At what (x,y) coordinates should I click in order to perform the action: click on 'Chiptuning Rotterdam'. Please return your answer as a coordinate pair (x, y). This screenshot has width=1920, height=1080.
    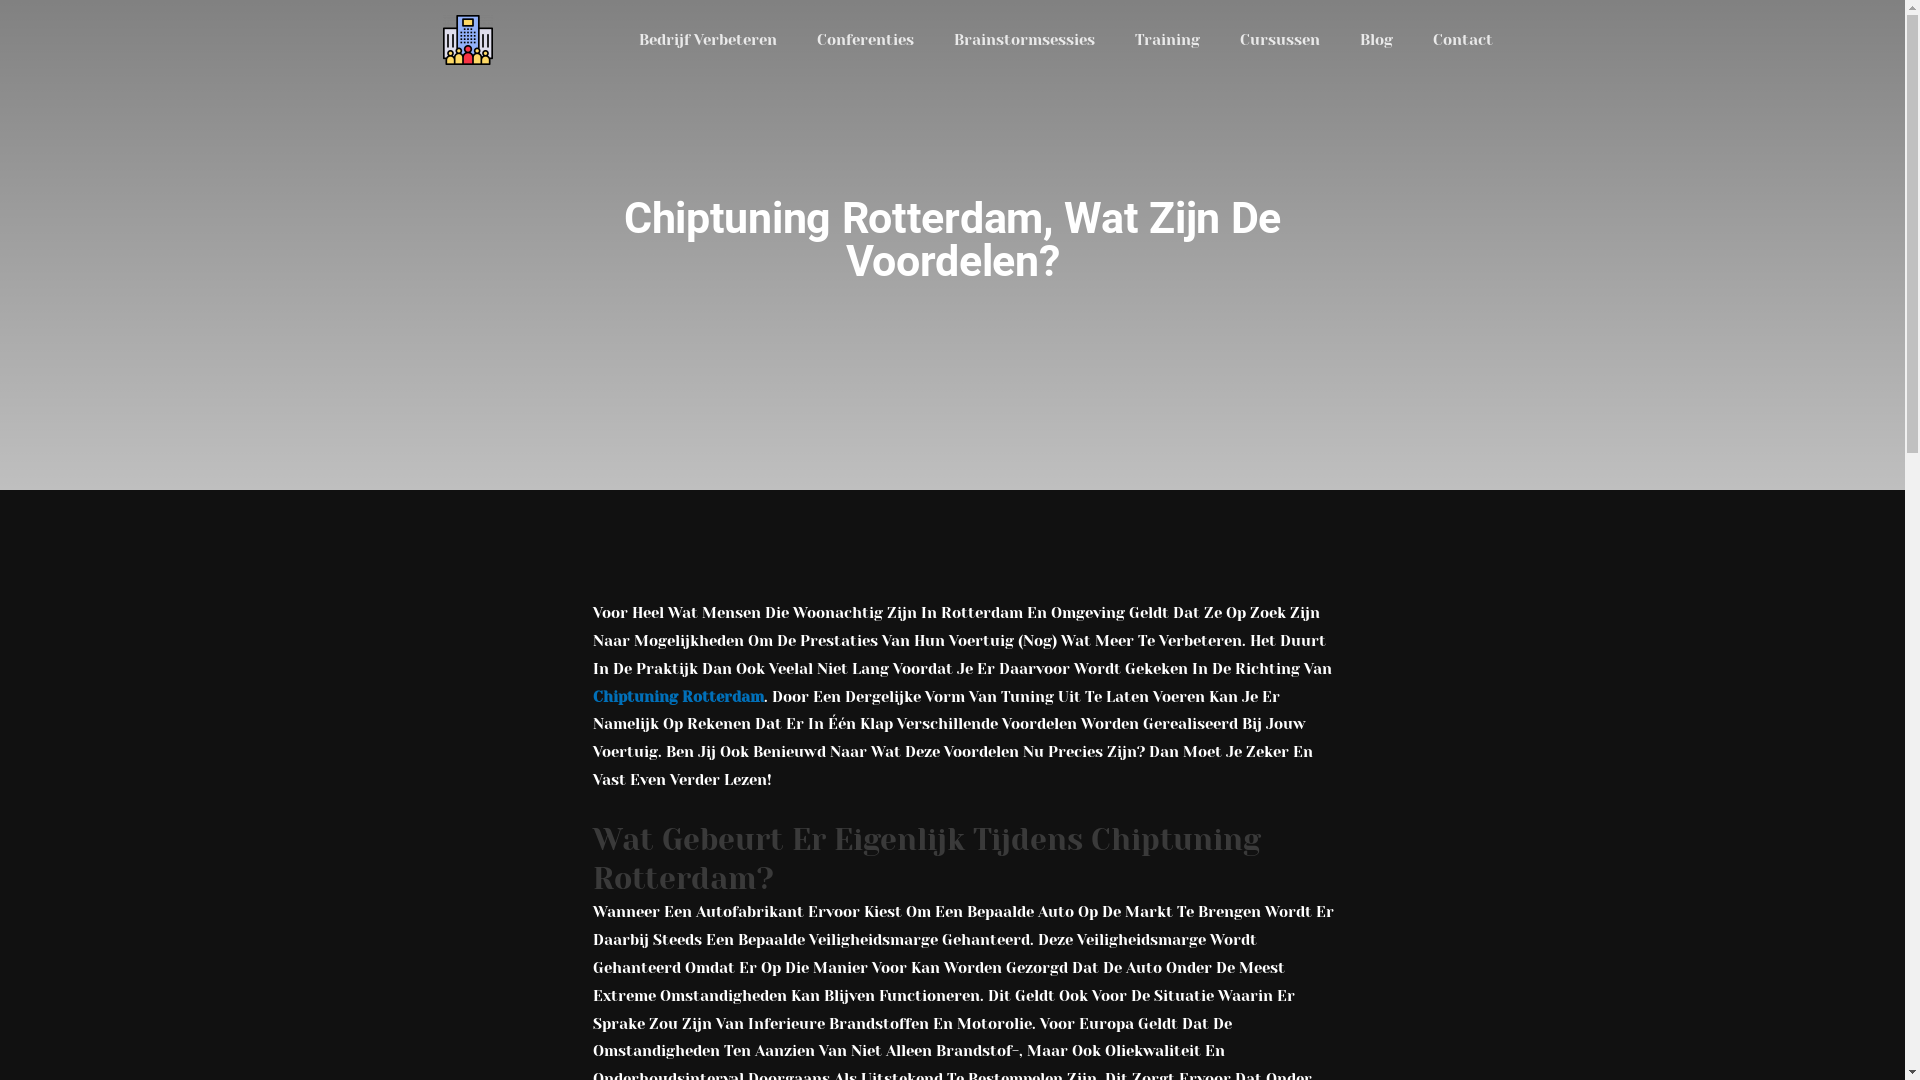
    Looking at the image, I should click on (677, 696).